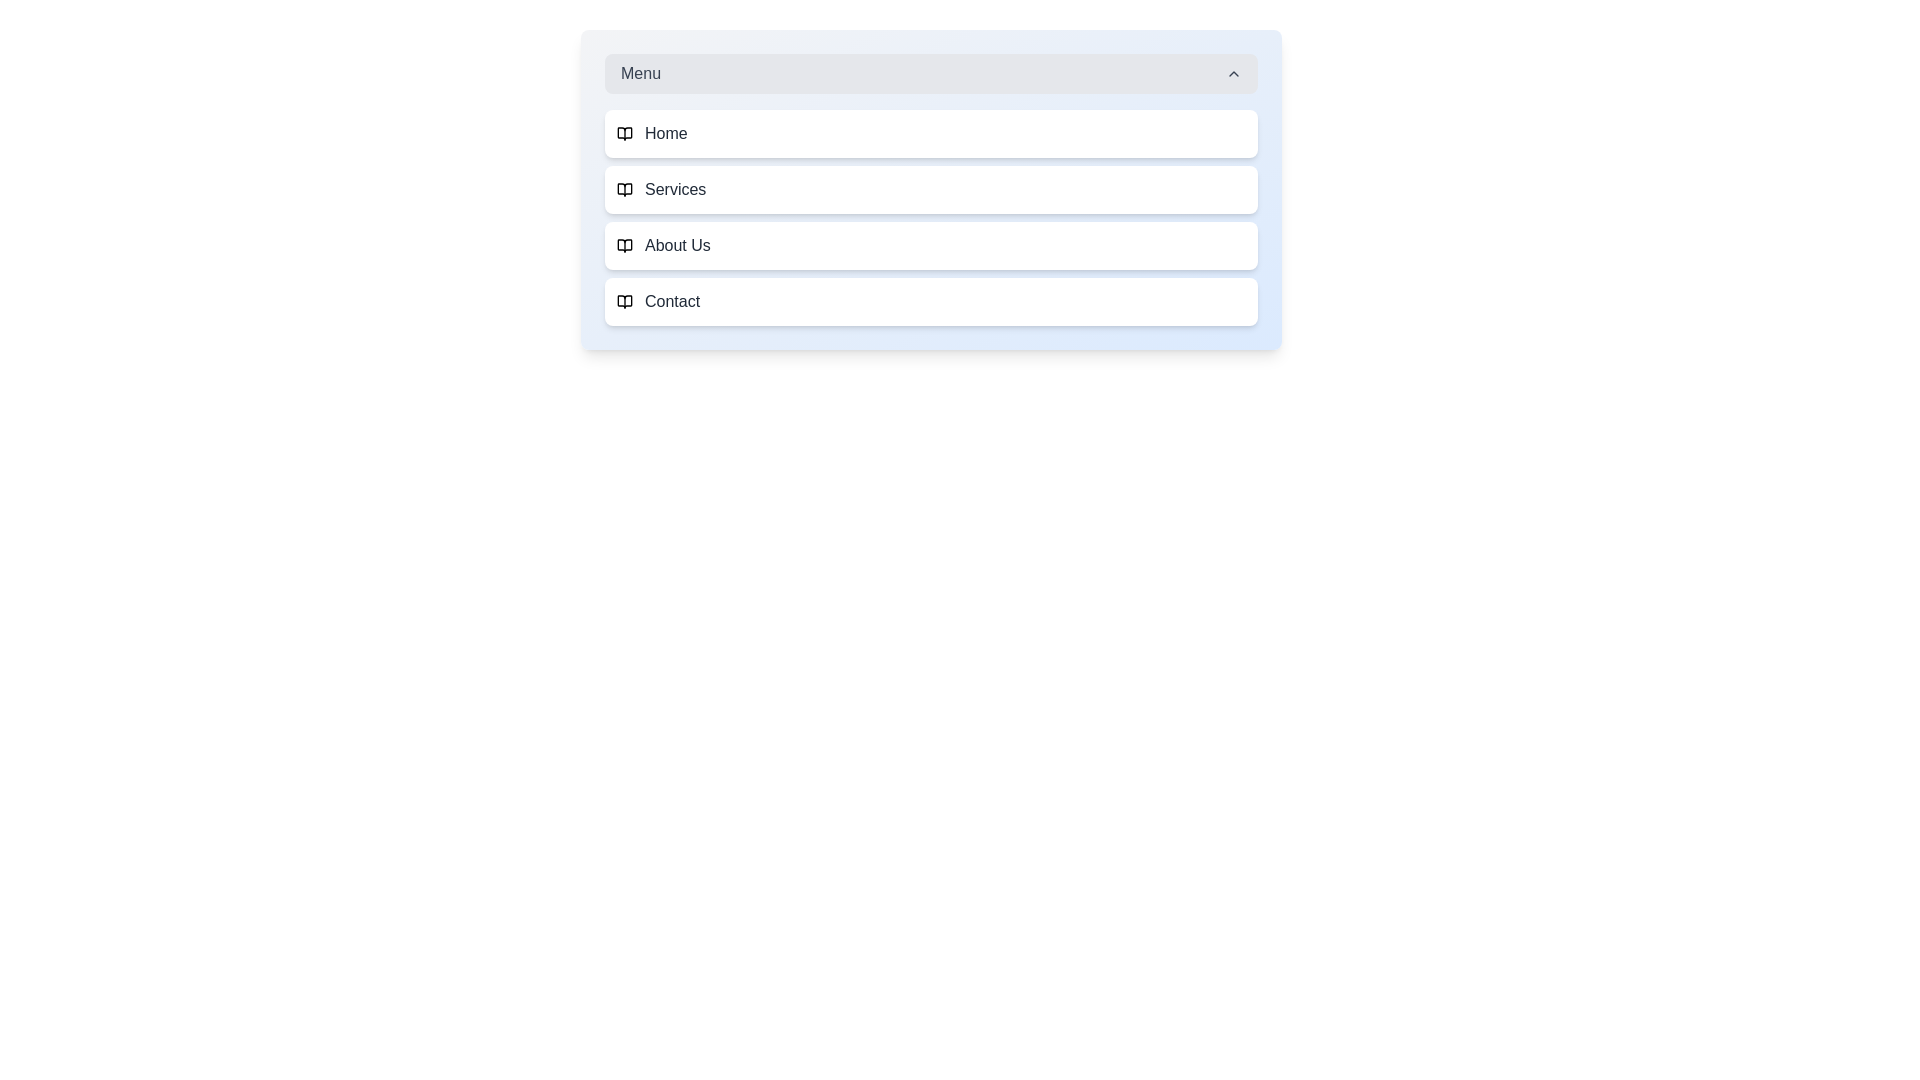  I want to click on the 'Home' menu item icon located in the navigation menu, which visually denotes the 'Home' menu item beside the text 'Home', so click(623, 134).